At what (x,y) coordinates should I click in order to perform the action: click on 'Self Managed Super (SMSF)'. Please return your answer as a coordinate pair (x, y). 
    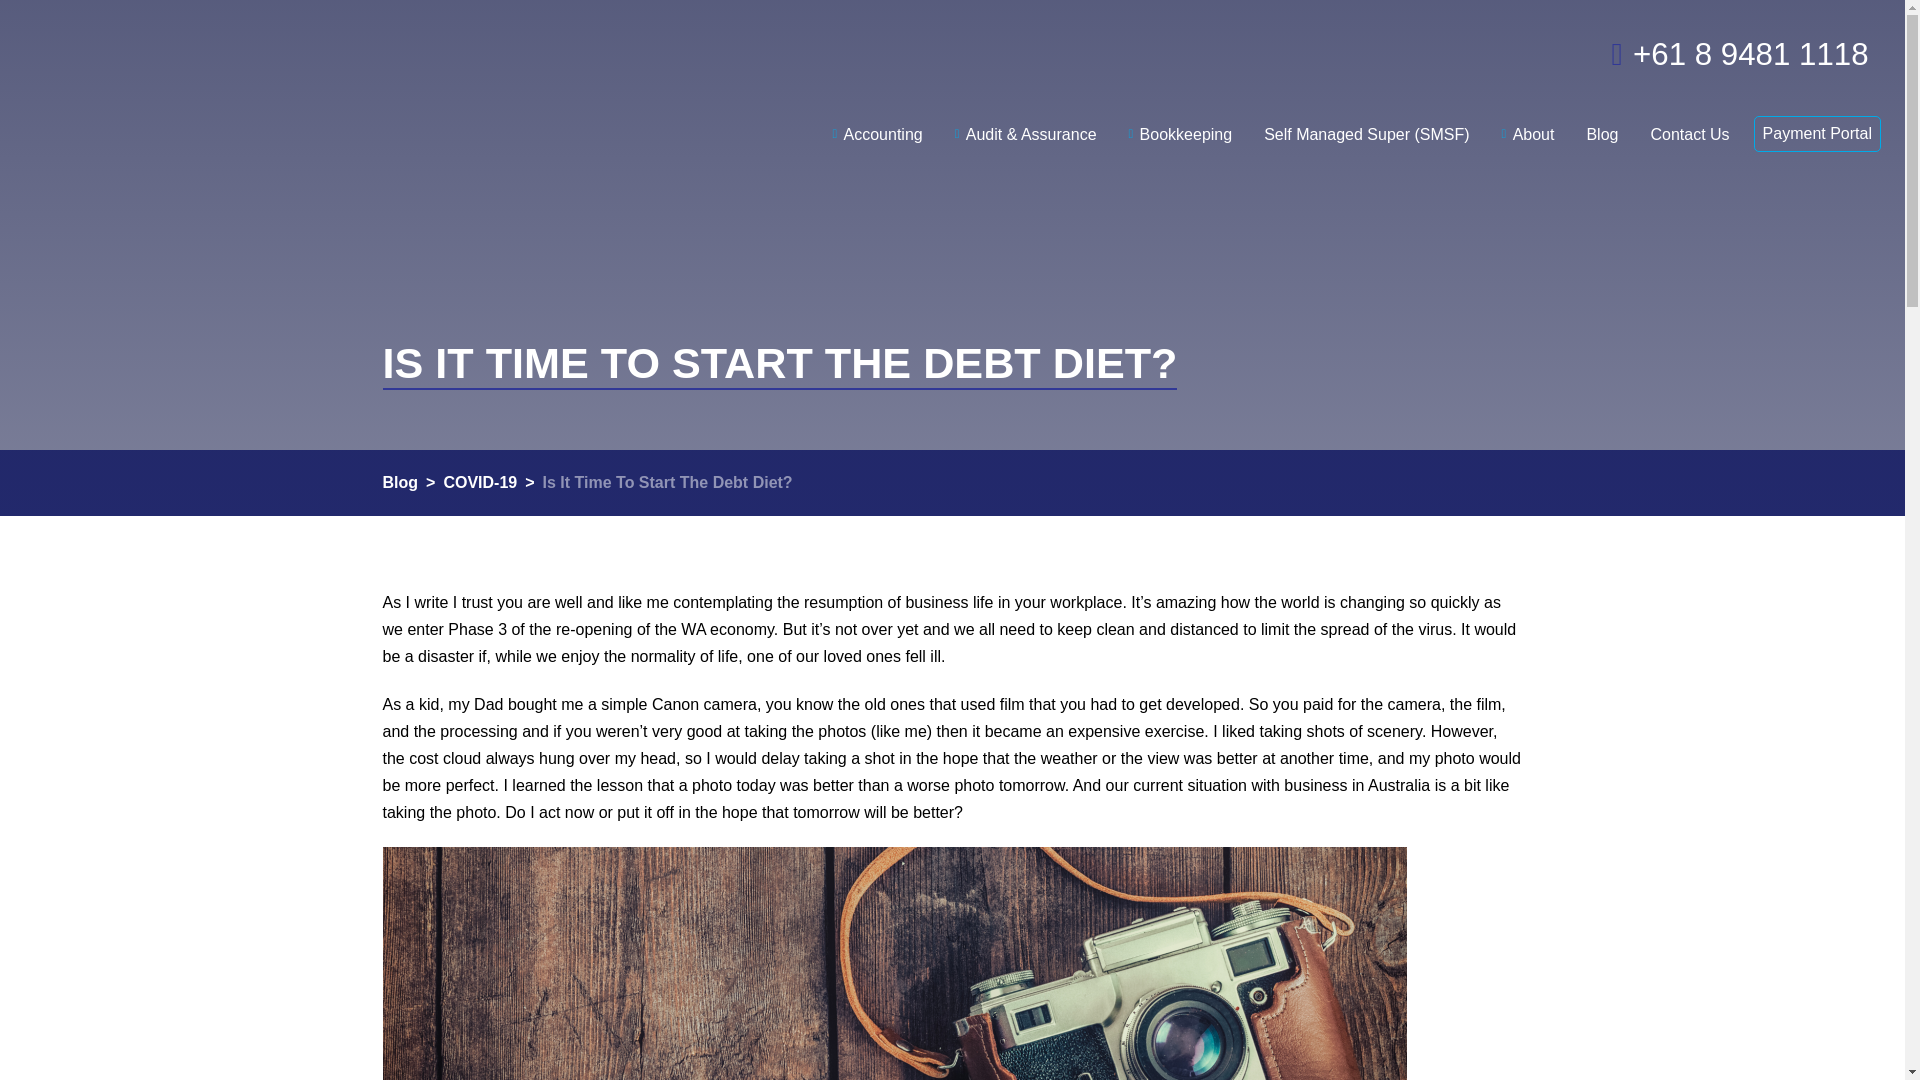
    Looking at the image, I should click on (1365, 119).